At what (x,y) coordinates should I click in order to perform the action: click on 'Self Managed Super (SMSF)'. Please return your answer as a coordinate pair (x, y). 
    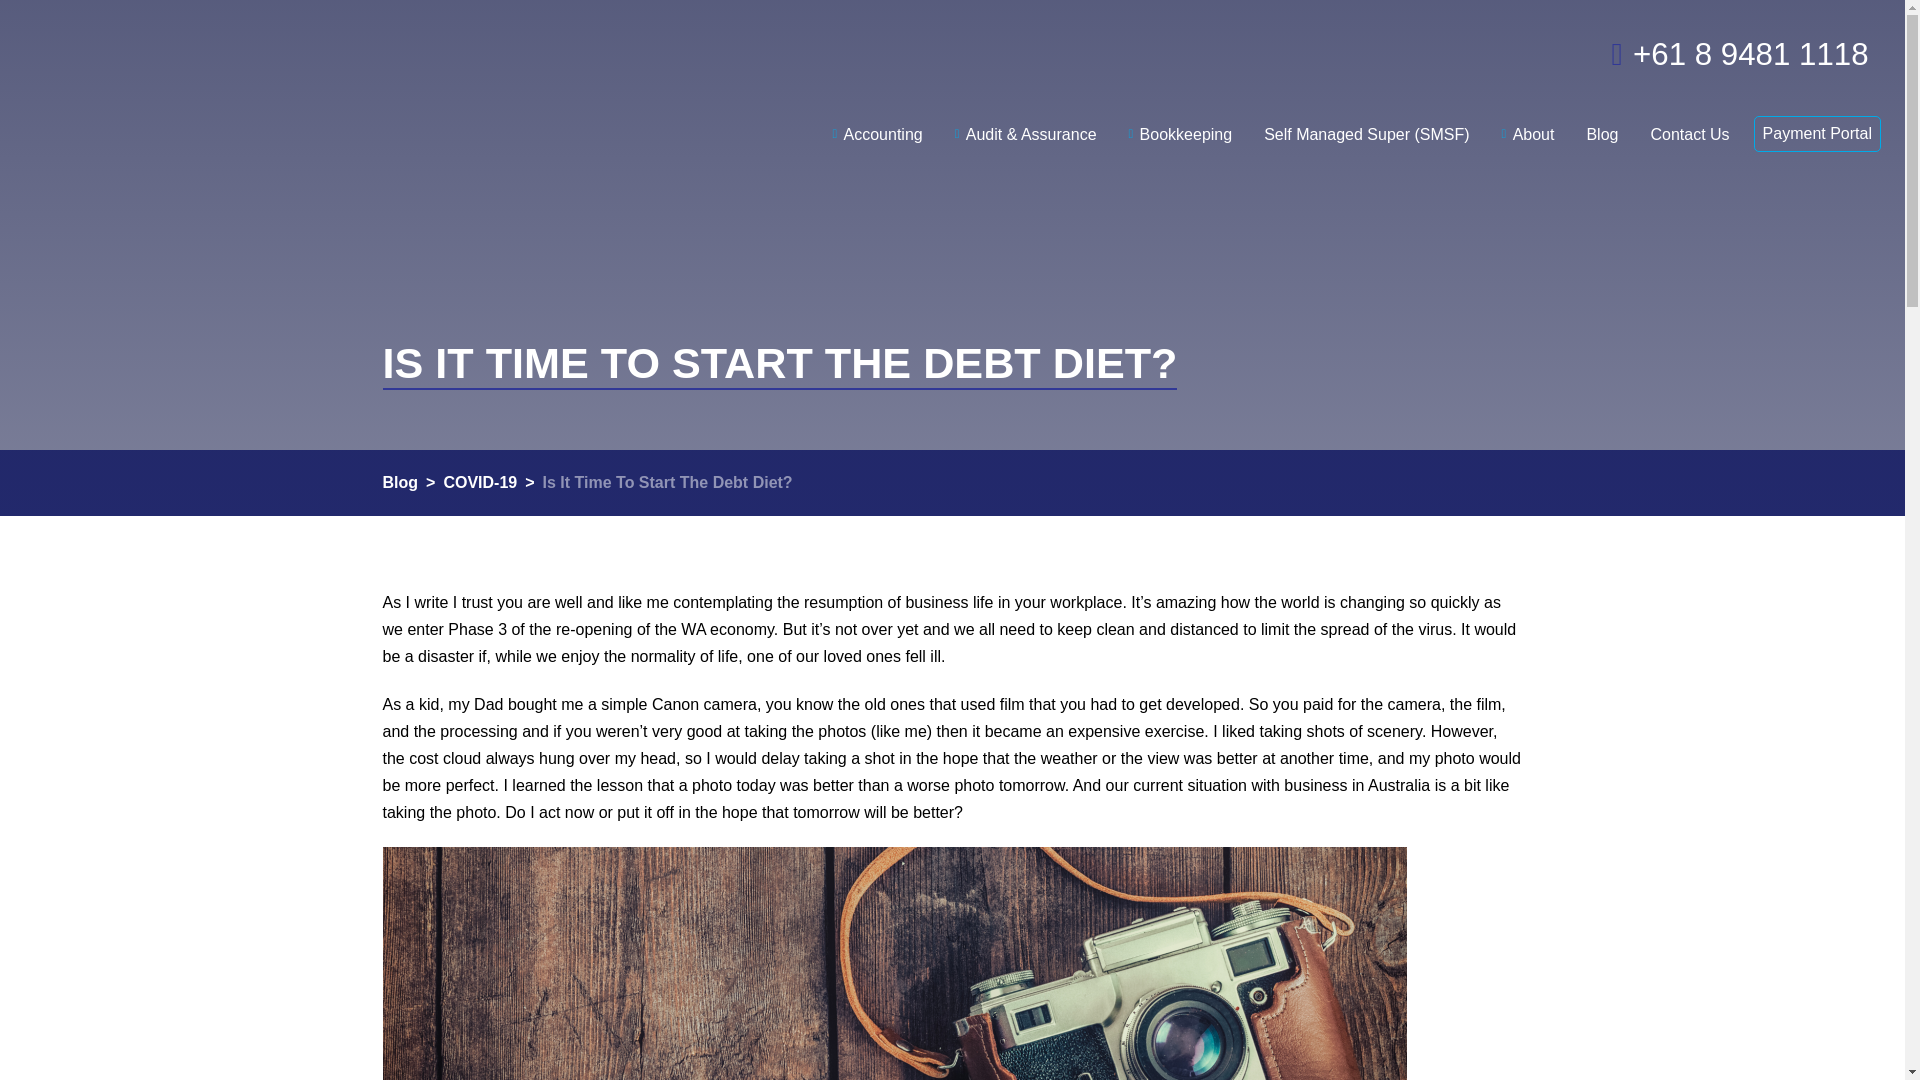
    Looking at the image, I should click on (1365, 119).